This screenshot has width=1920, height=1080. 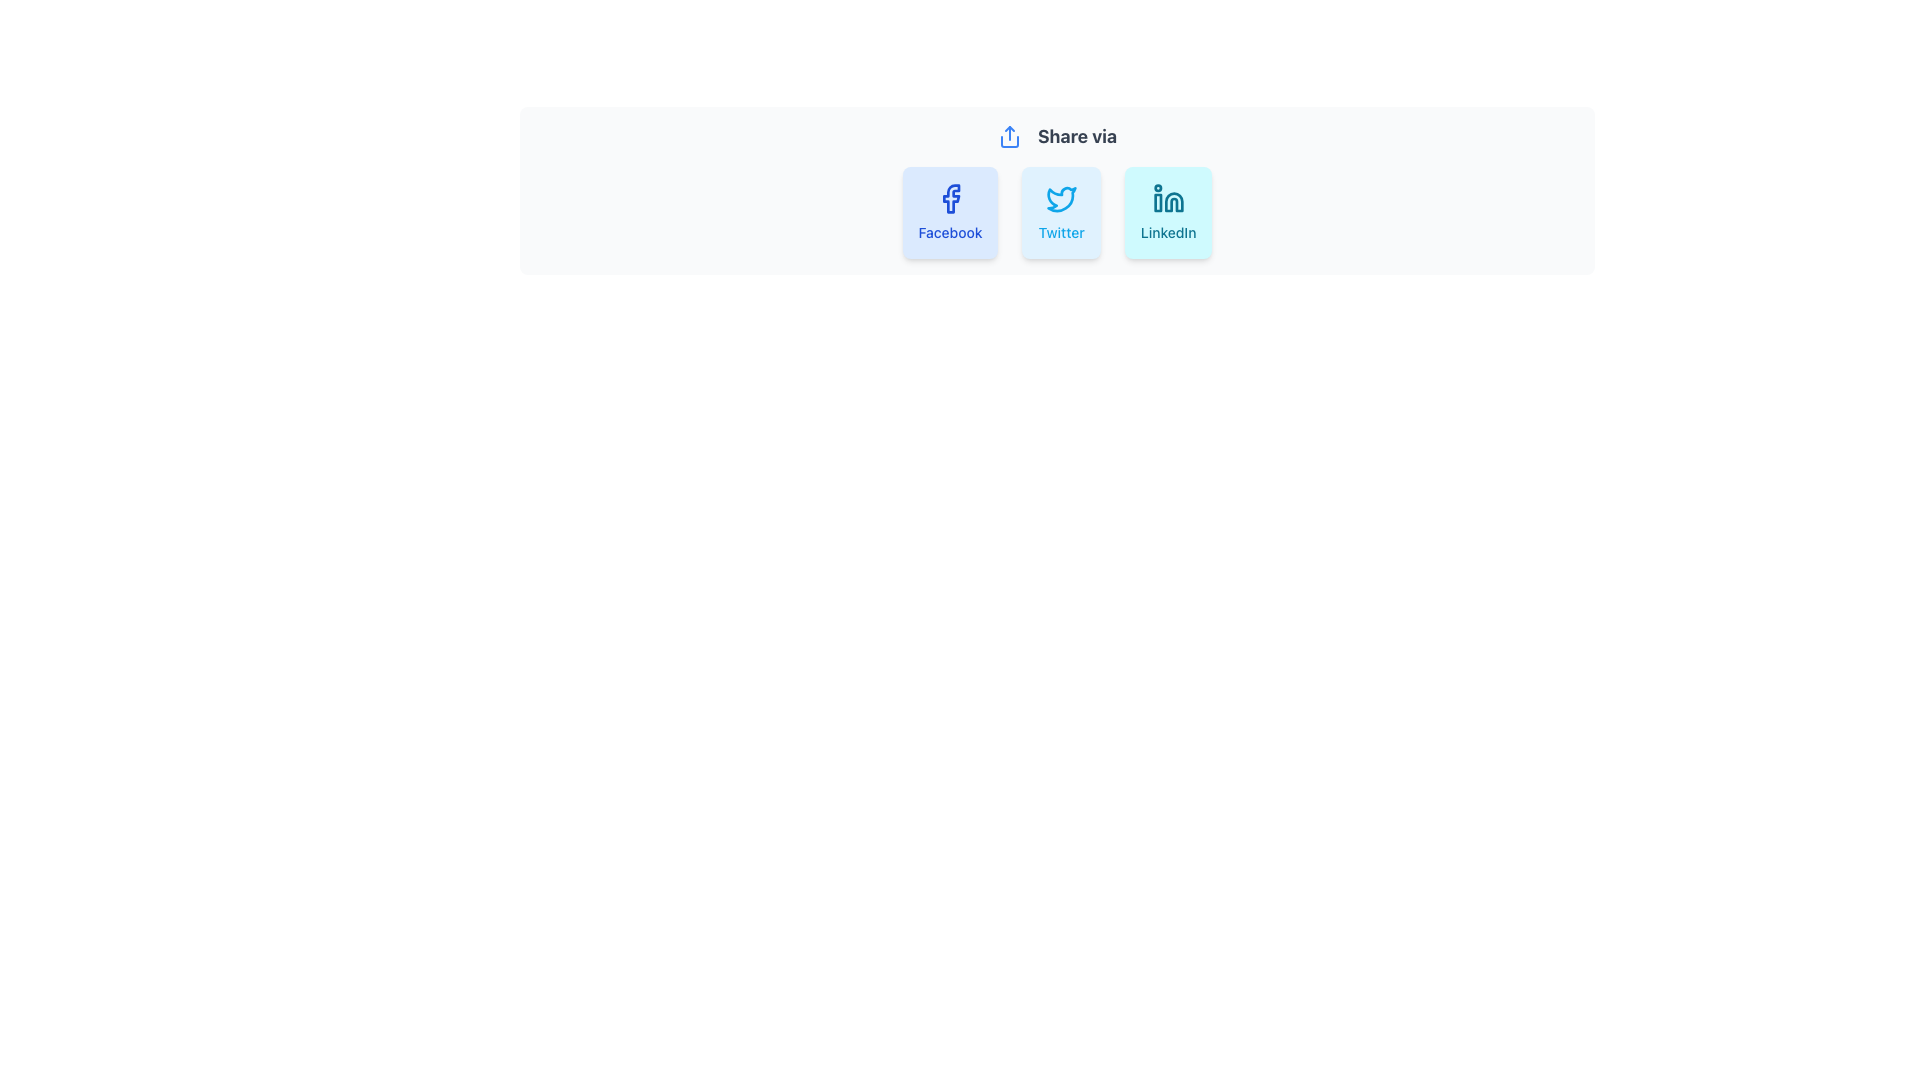 What do you see at coordinates (950, 199) in the screenshot?
I see `the Facebook sharing icon` at bounding box center [950, 199].